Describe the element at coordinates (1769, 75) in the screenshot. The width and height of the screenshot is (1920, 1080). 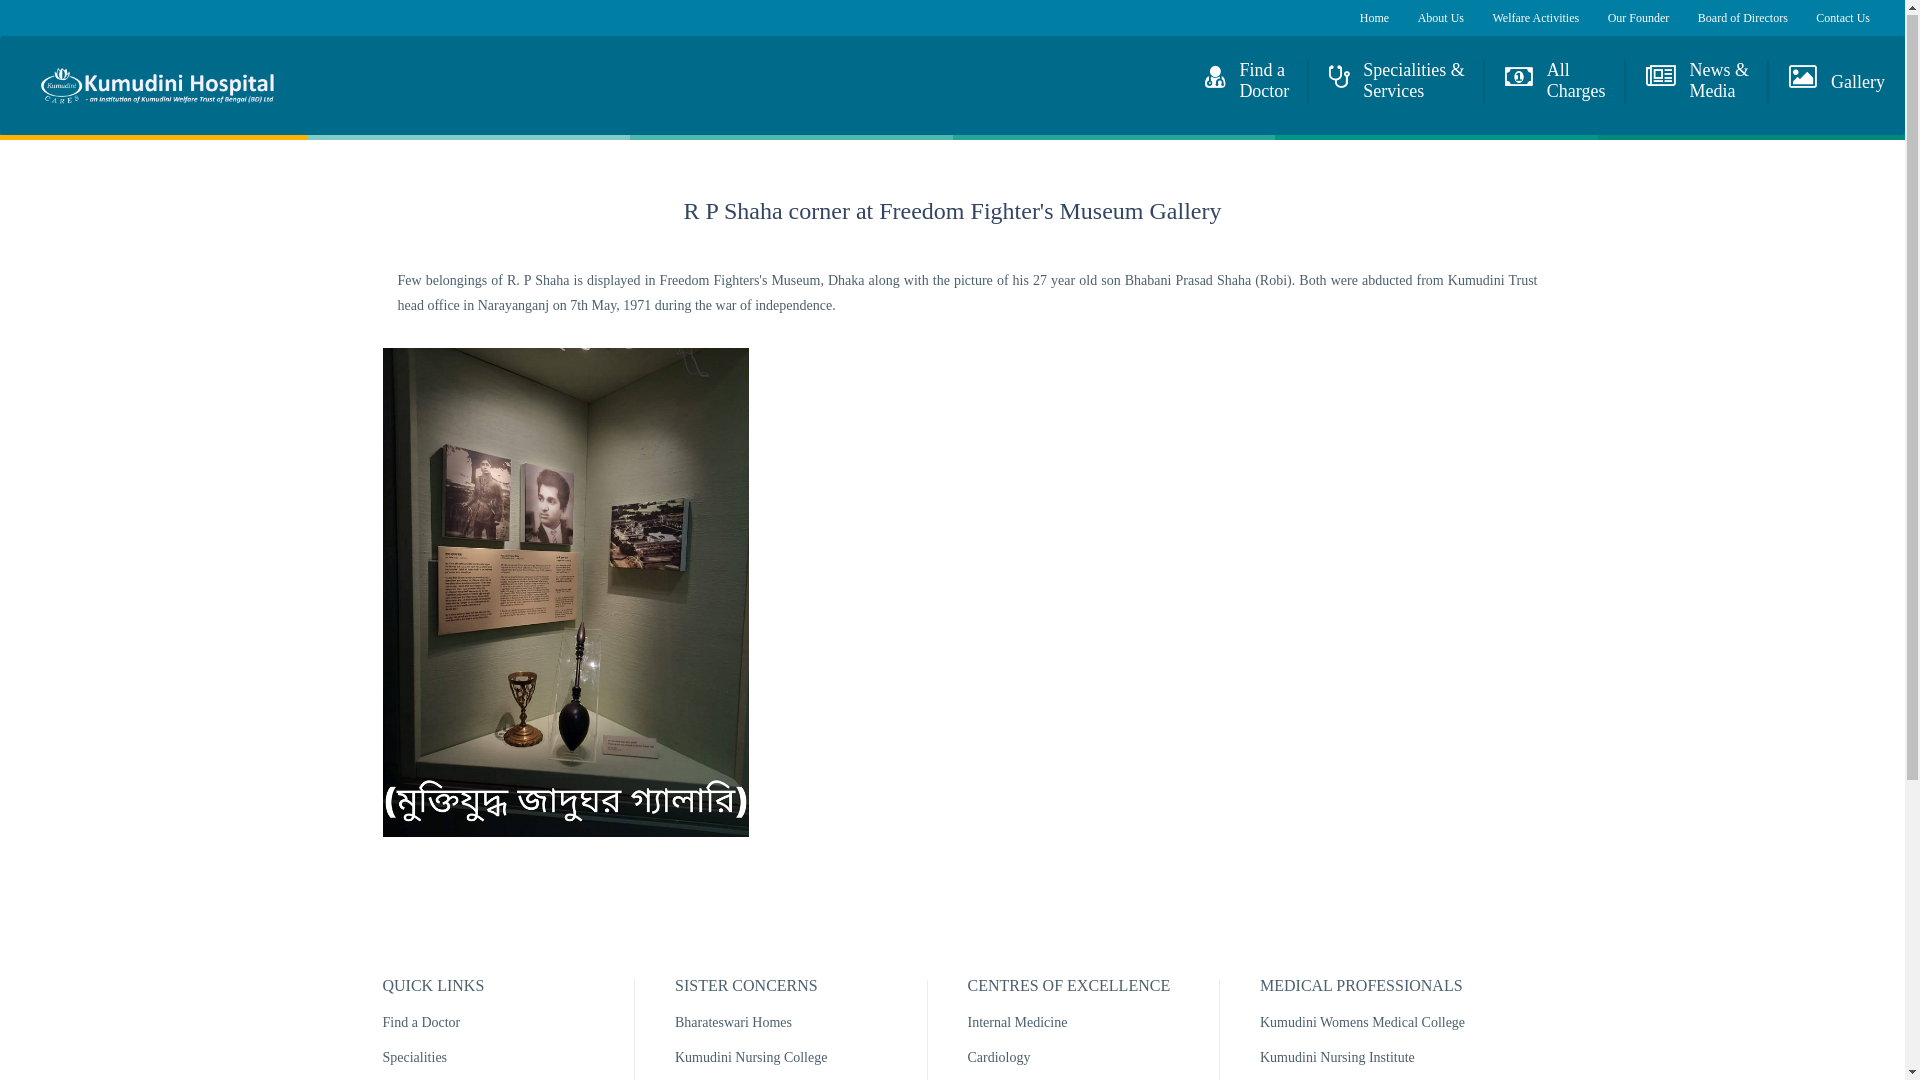
I see `'Gallery'` at that location.